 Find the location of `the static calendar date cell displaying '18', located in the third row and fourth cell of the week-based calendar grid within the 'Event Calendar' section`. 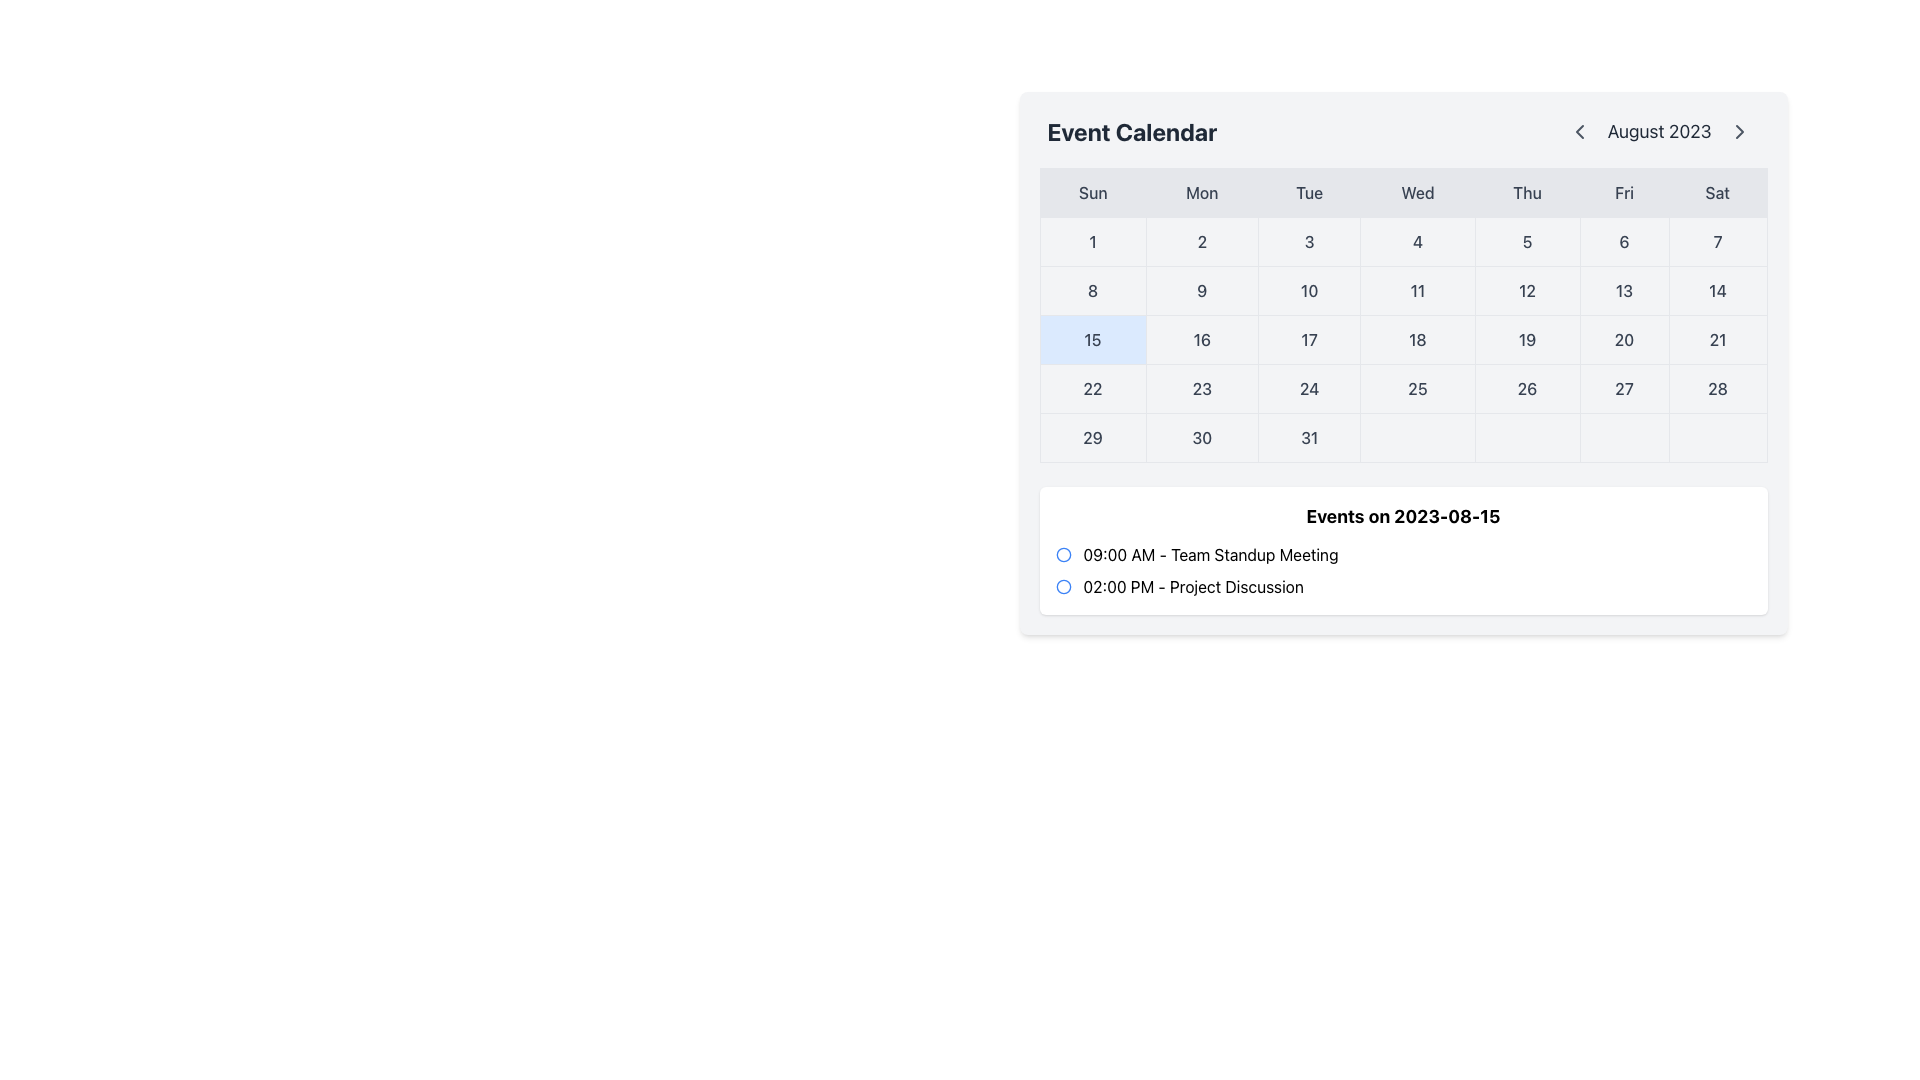

the static calendar date cell displaying '18', located in the third row and fourth cell of the week-based calendar grid within the 'Event Calendar' section is located at coordinates (1416, 338).